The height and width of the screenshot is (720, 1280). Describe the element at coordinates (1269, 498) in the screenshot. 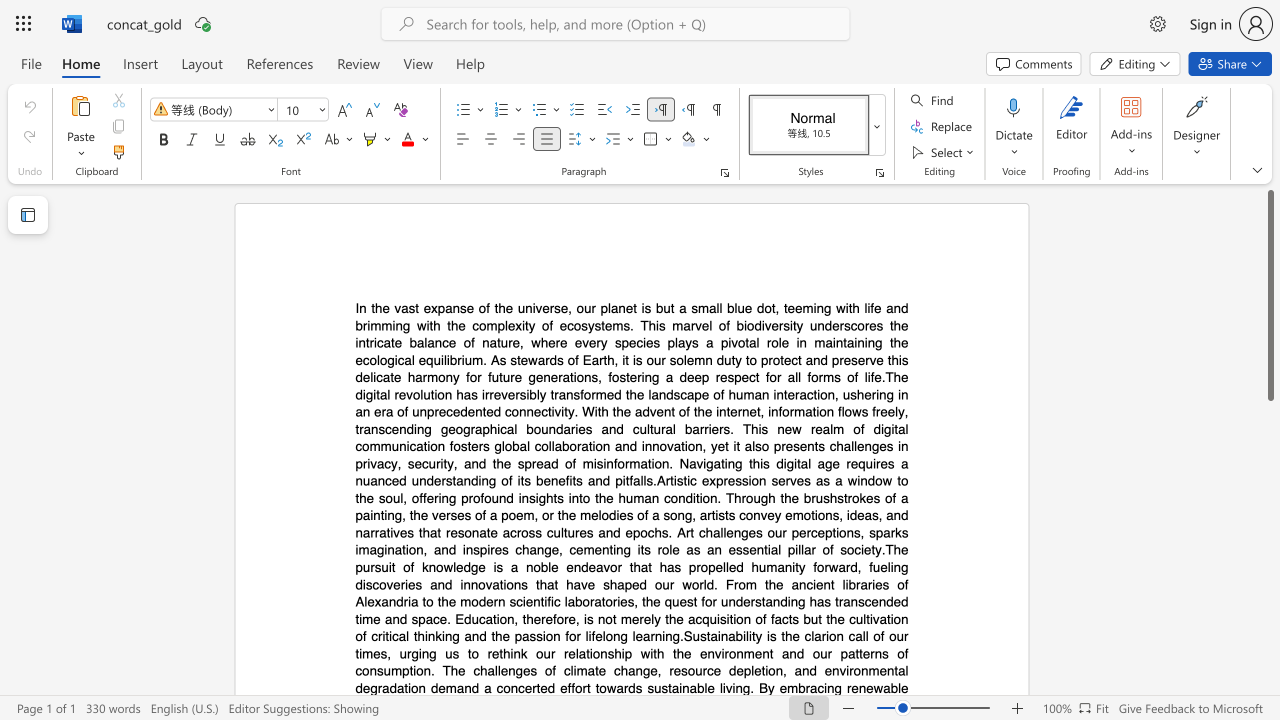

I see `the scrollbar to scroll the page down` at that location.